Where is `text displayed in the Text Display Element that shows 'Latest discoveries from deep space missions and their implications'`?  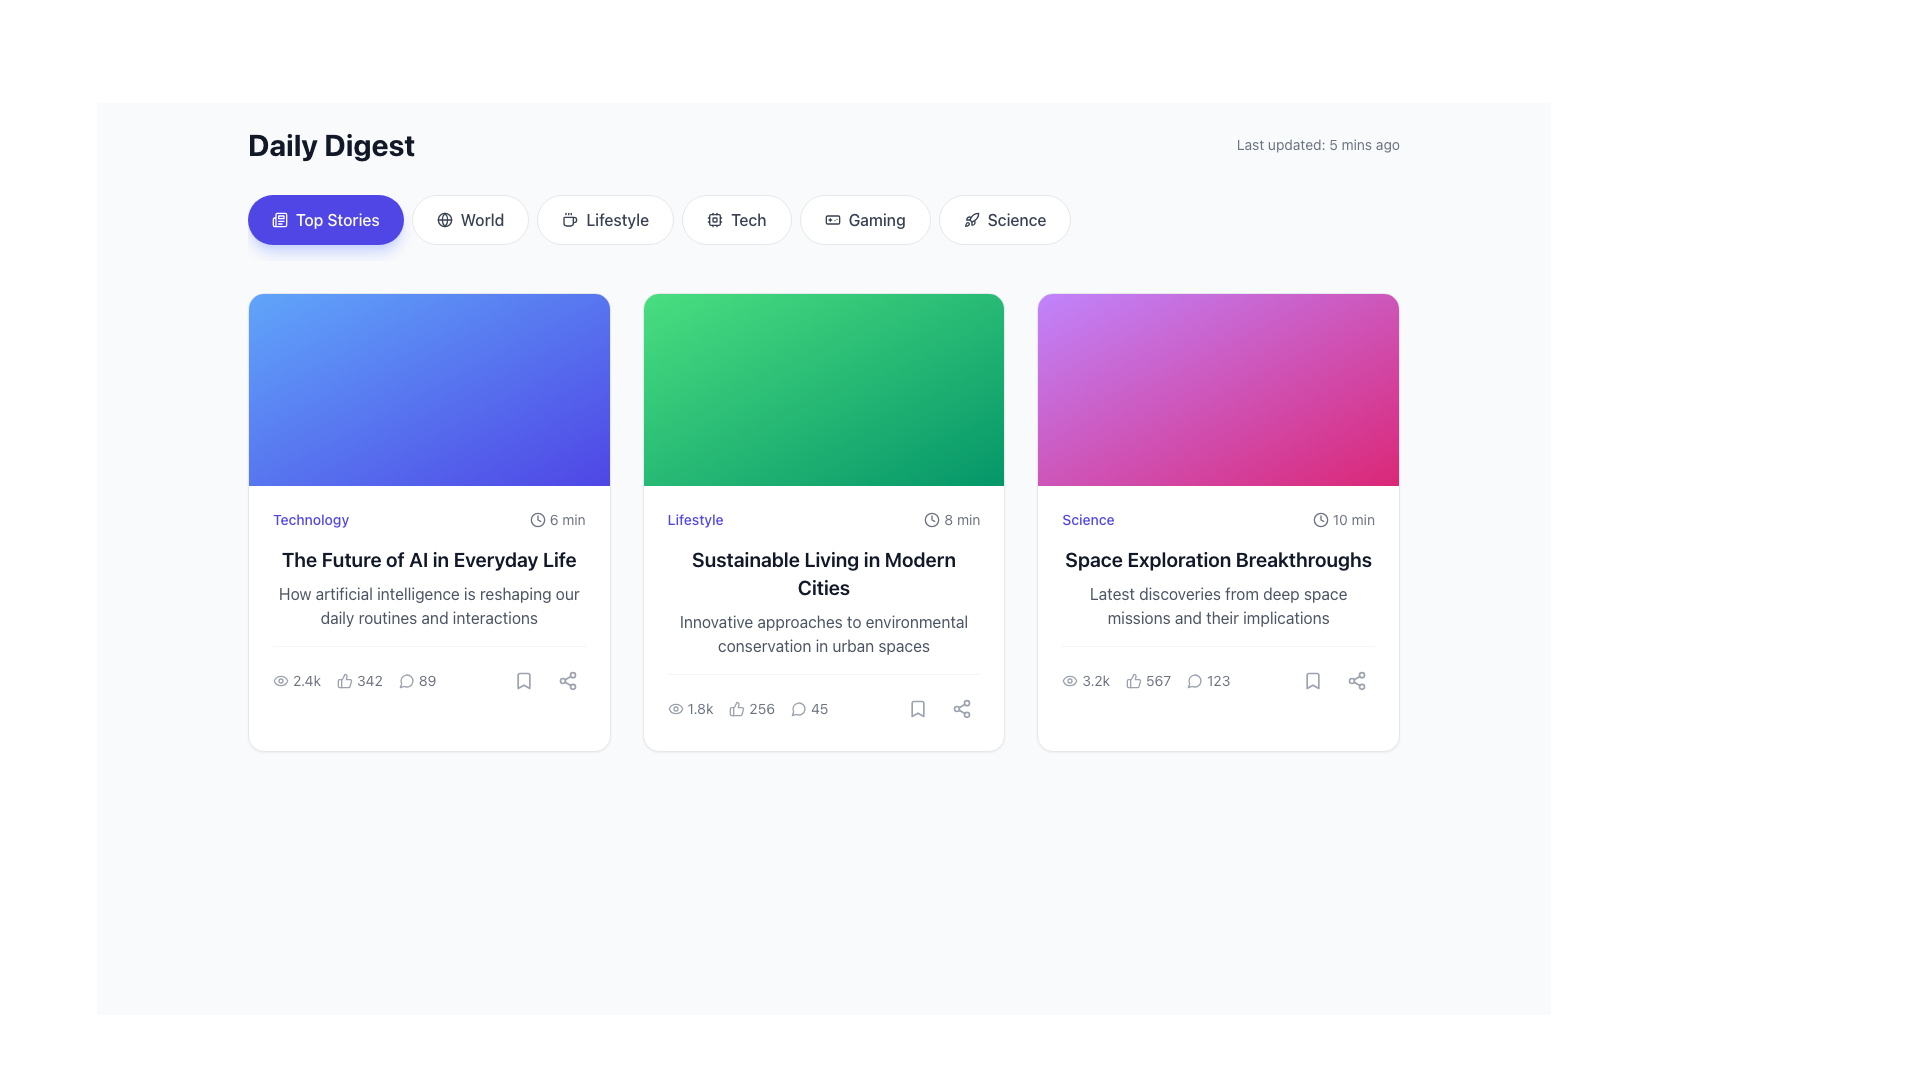
text displayed in the Text Display Element that shows 'Latest discoveries from deep space missions and their implications' is located at coordinates (1217, 604).